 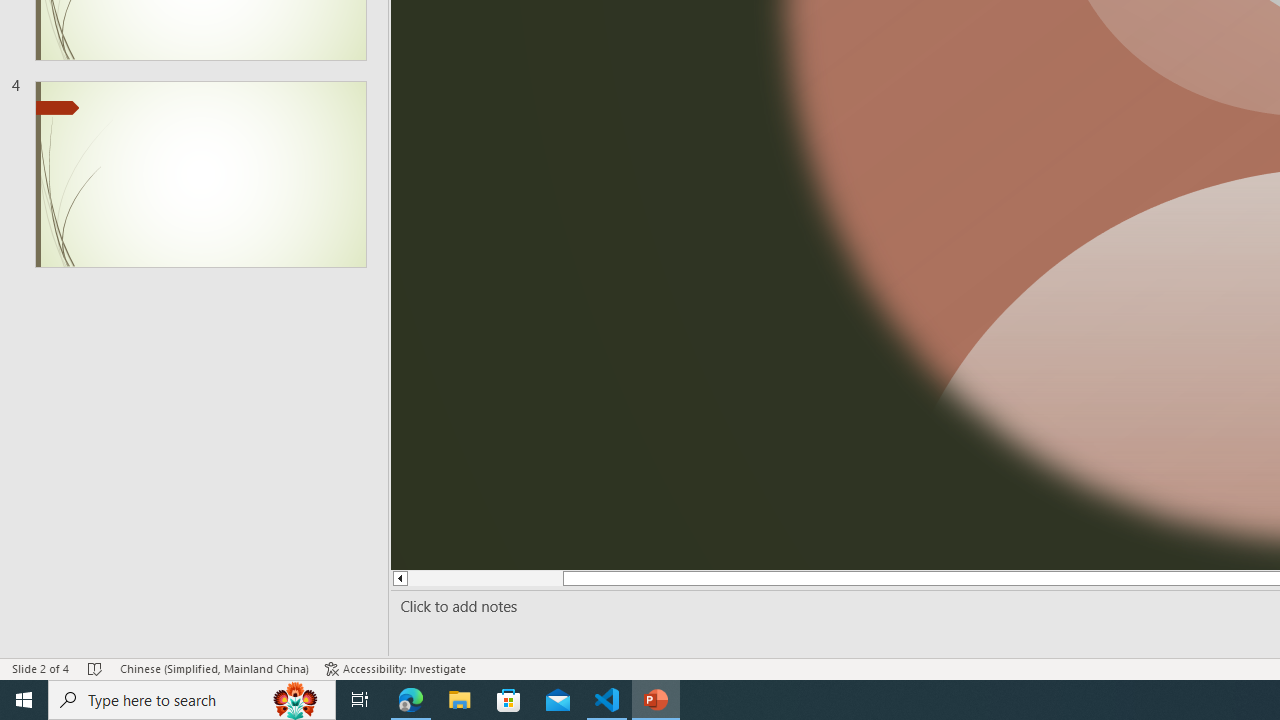 What do you see at coordinates (95, 669) in the screenshot?
I see `'Spell Check No Errors'` at bounding box center [95, 669].